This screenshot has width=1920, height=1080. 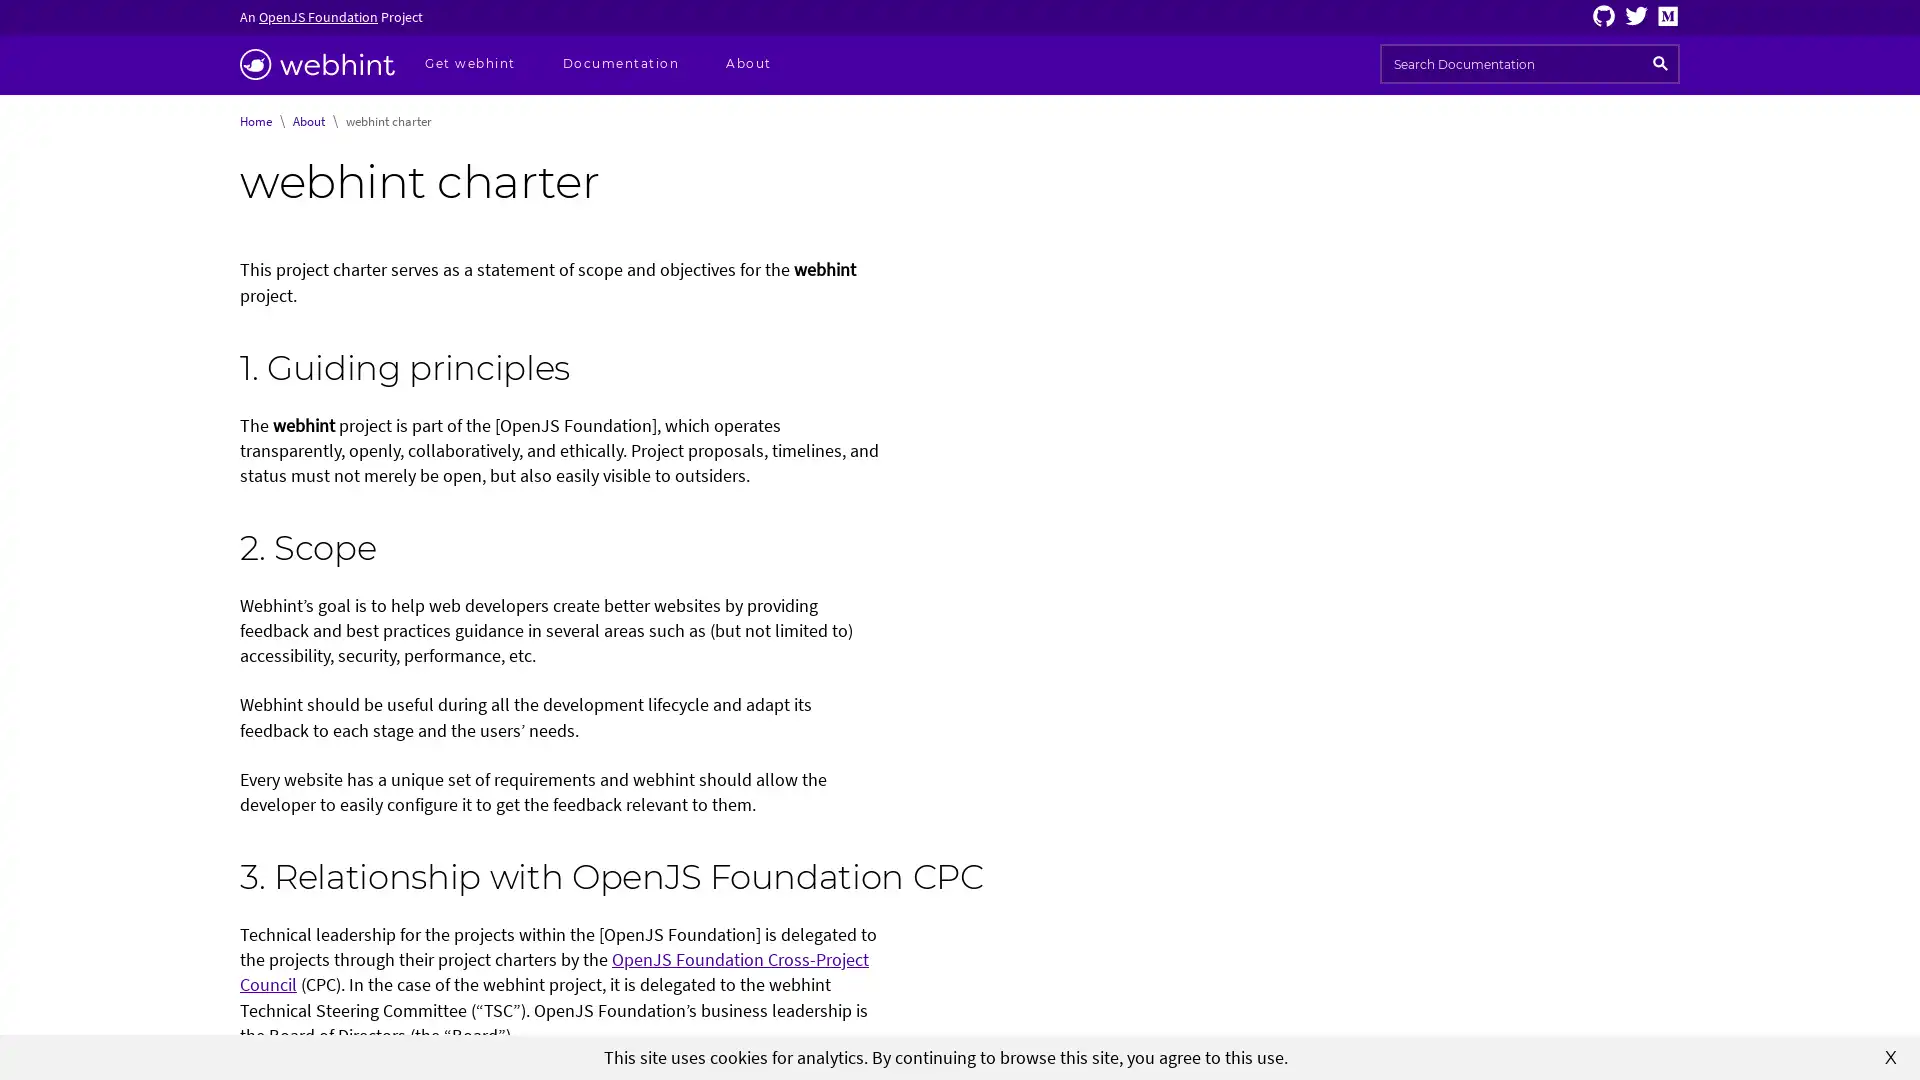 What do you see at coordinates (1890, 1055) in the screenshot?
I see `close` at bounding box center [1890, 1055].